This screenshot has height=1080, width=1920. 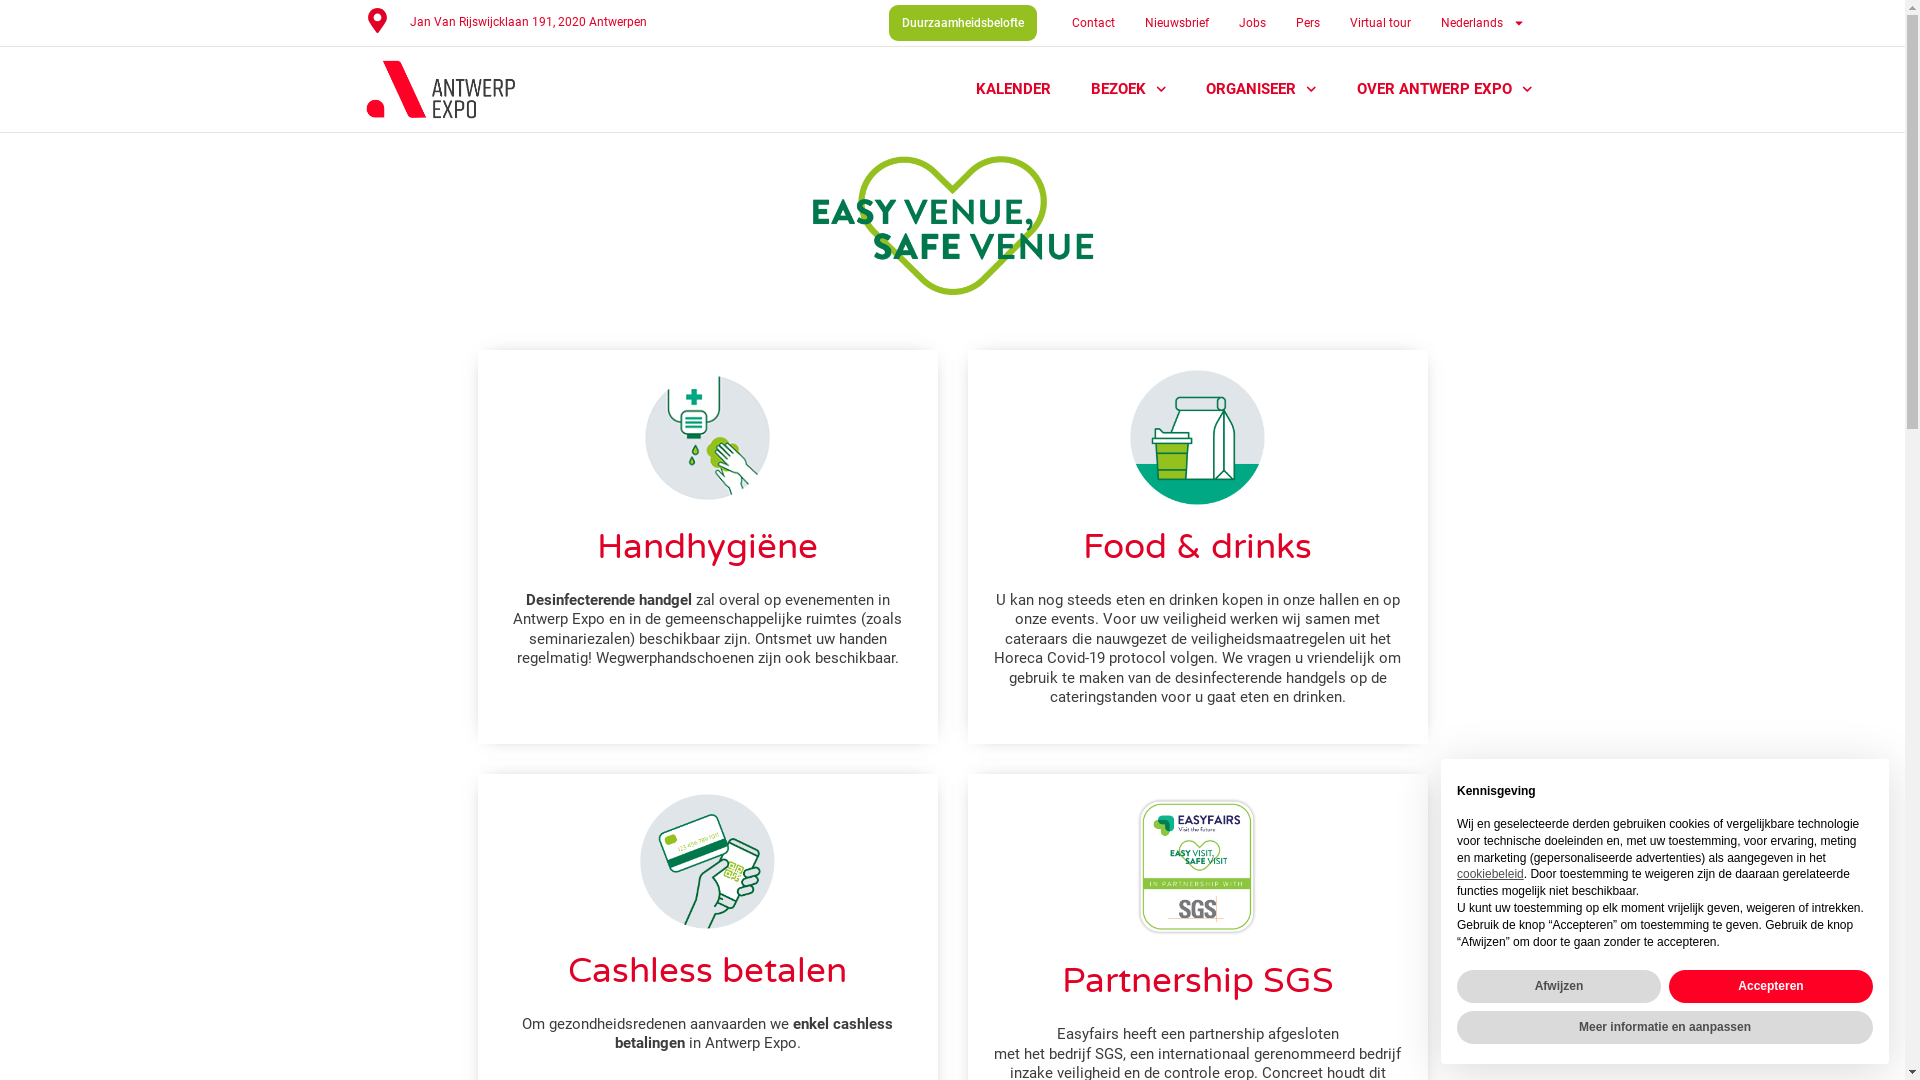 I want to click on 'Virtual tour', so click(x=1379, y=23).